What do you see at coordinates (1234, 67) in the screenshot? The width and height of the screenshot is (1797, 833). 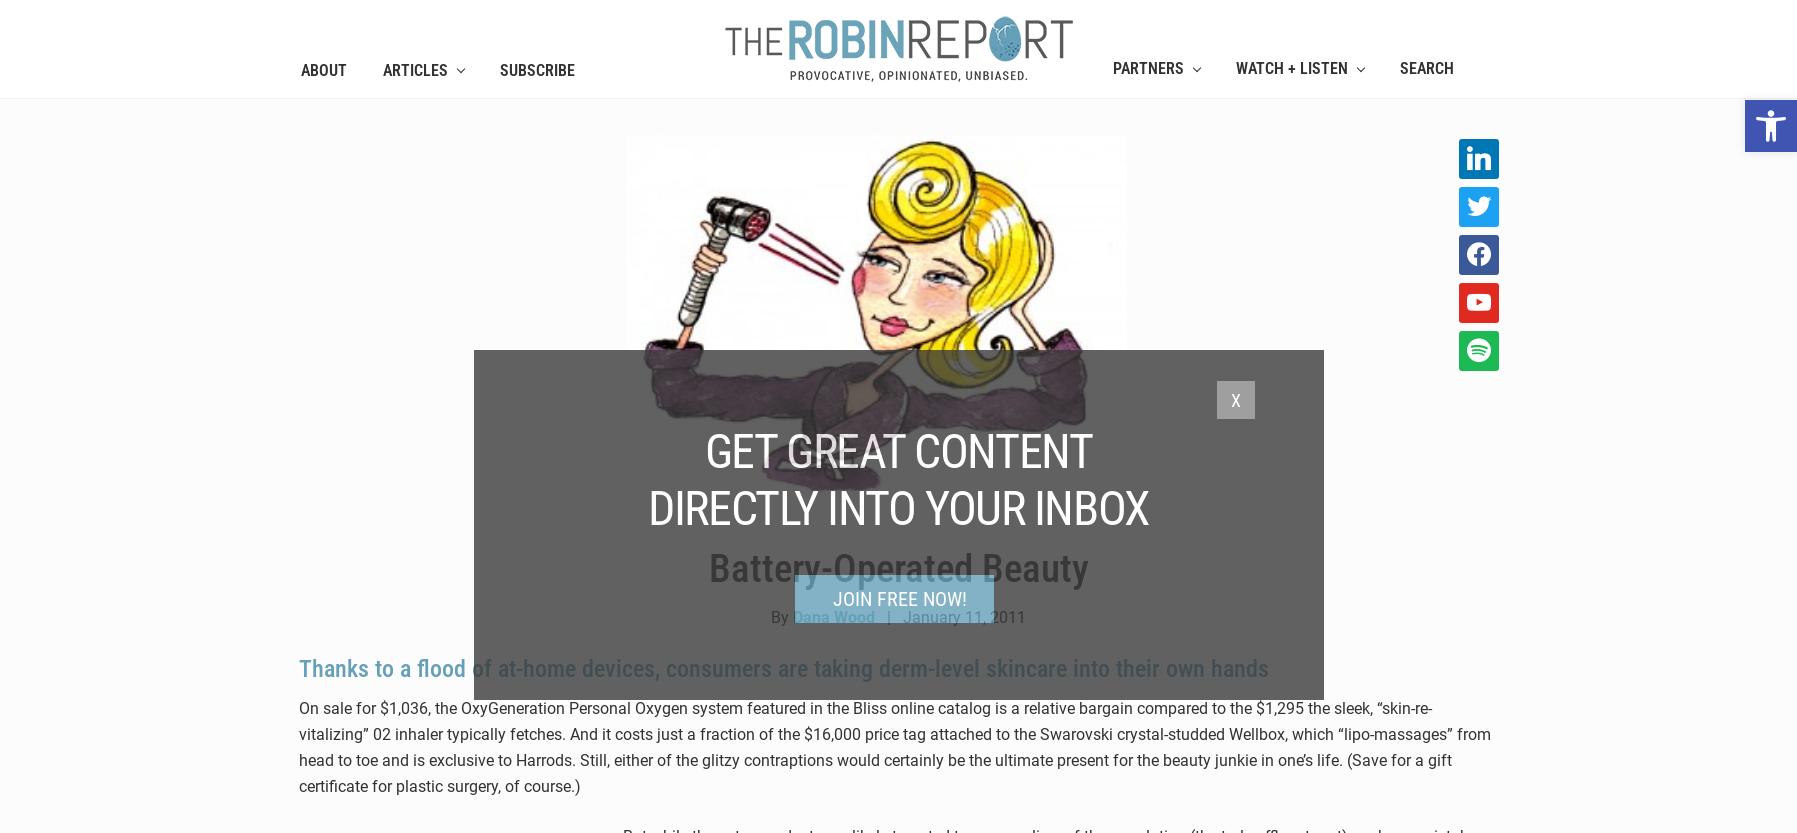 I see `'WATCH + LISTEN'` at bounding box center [1234, 67].